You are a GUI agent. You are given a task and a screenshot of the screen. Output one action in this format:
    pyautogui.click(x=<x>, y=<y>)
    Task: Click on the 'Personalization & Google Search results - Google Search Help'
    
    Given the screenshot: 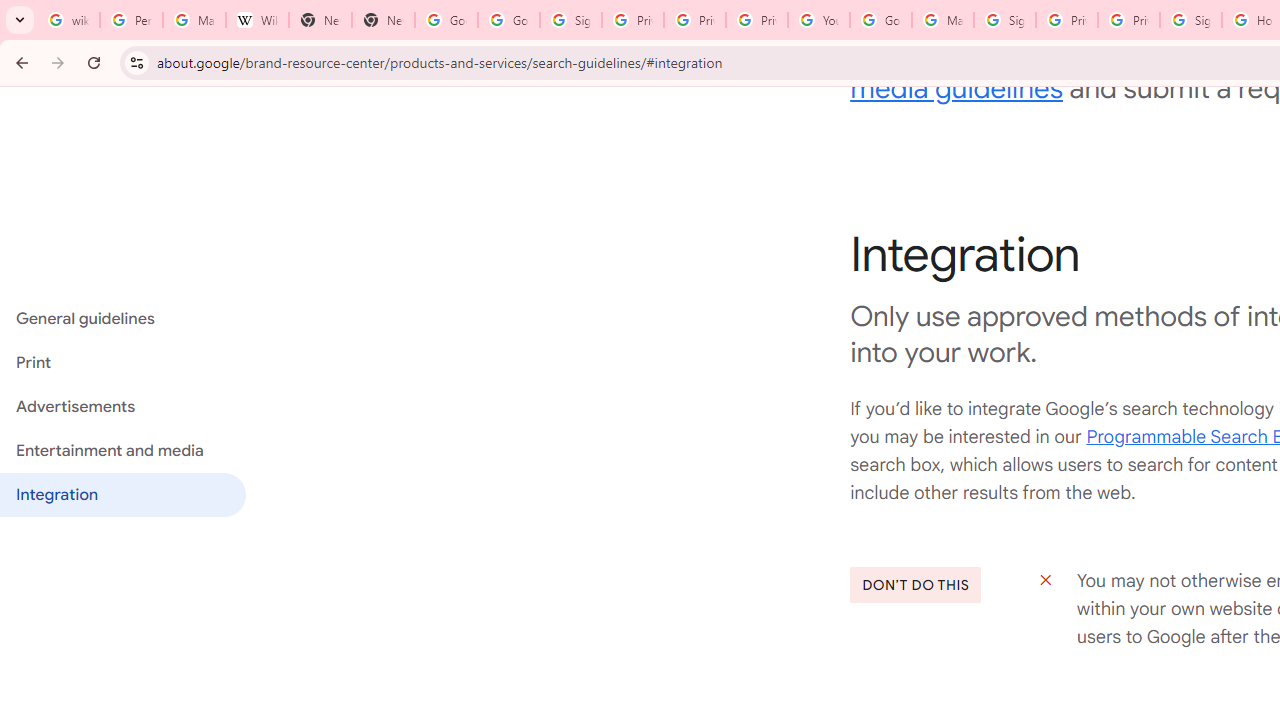 What is the action you would take?
    pyautogui.click(x=130, y=20)
    